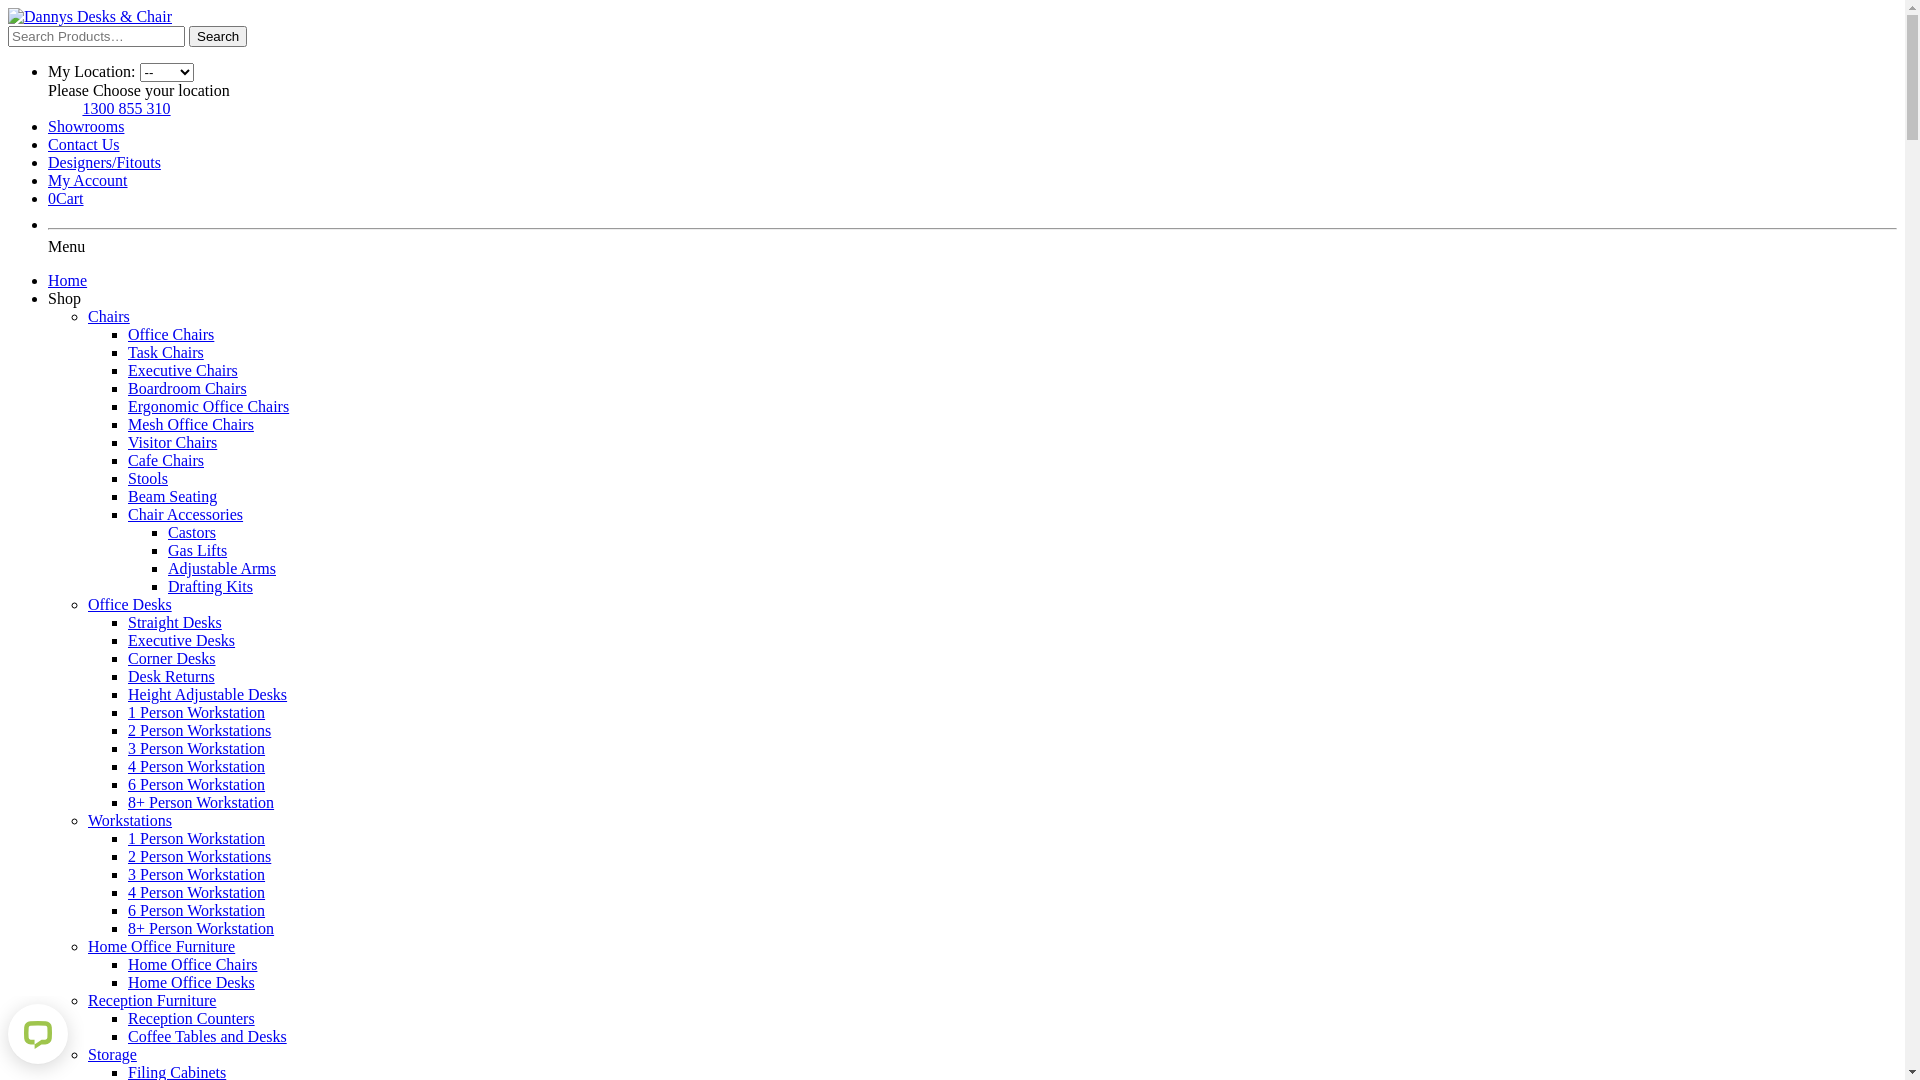 This screenshot has width=1920, height=1080. Describe the element at coordinates (171, 333) in the screenshot. I see `'Office Chairs'` at that location.